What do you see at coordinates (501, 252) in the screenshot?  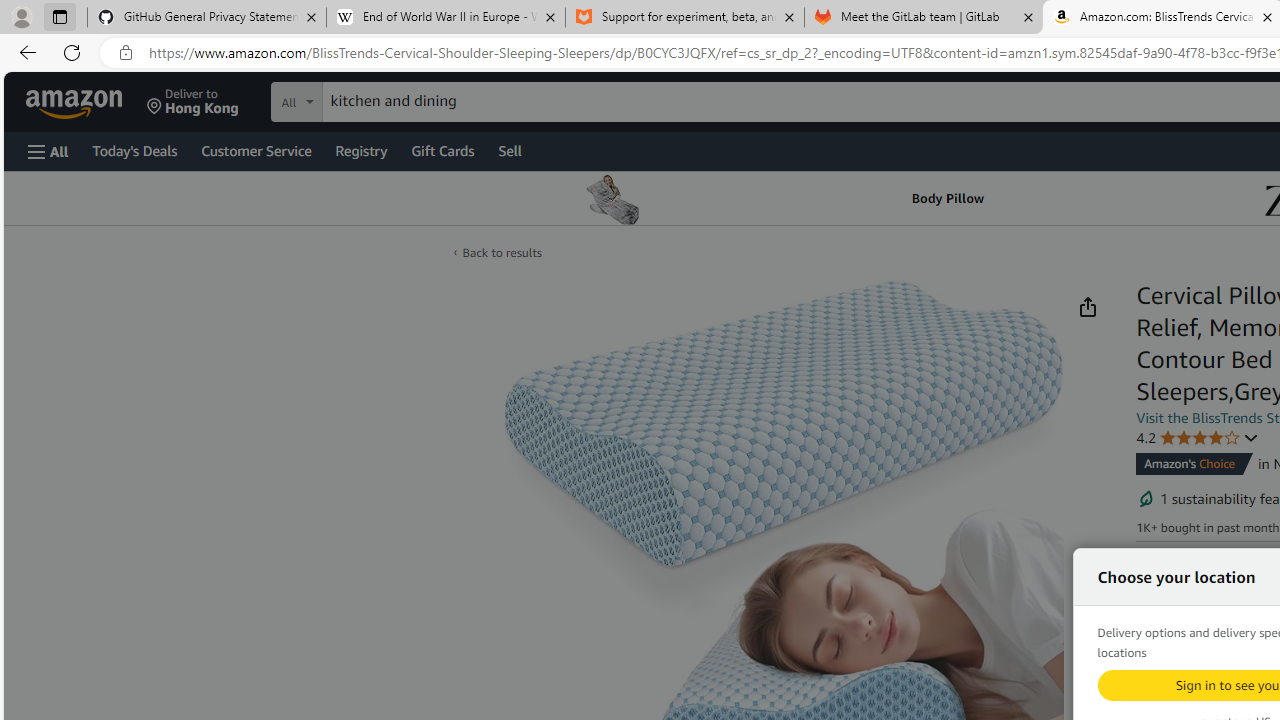 I see `'Back to results'` at bounding box center [501, 252].